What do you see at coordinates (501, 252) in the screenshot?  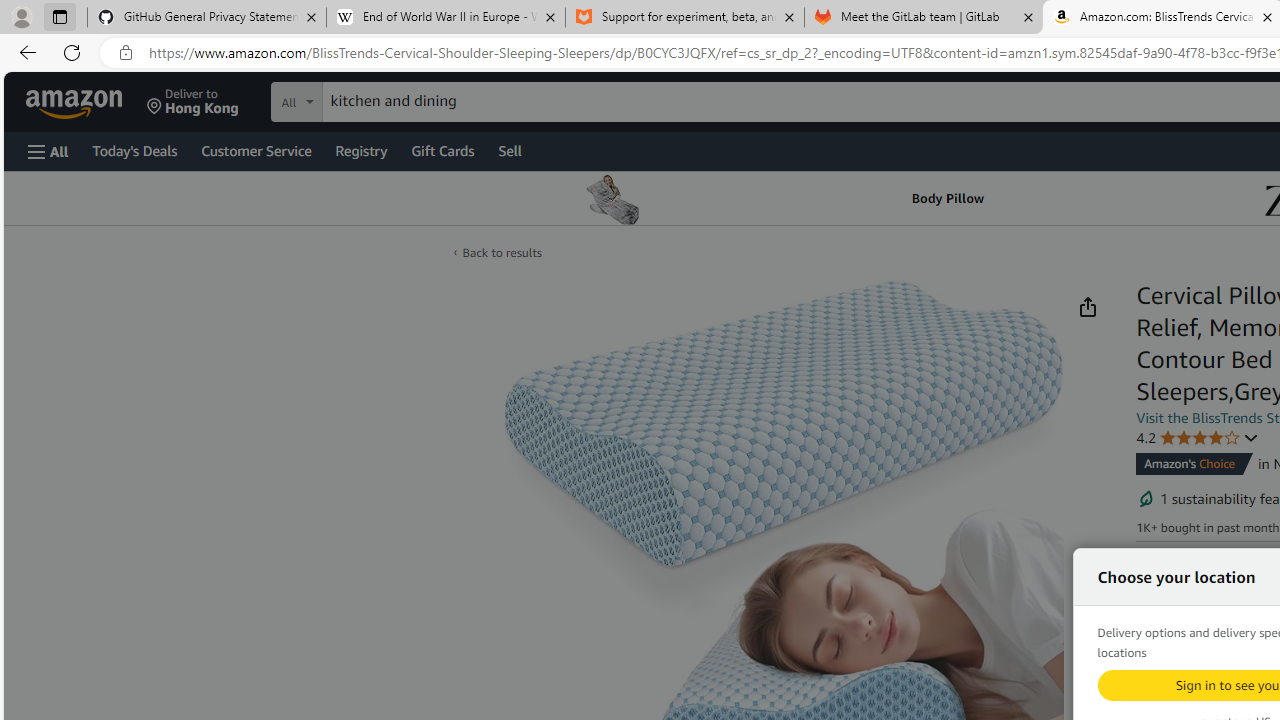 I see `'Back to results'` at bounding box center [501, 252].